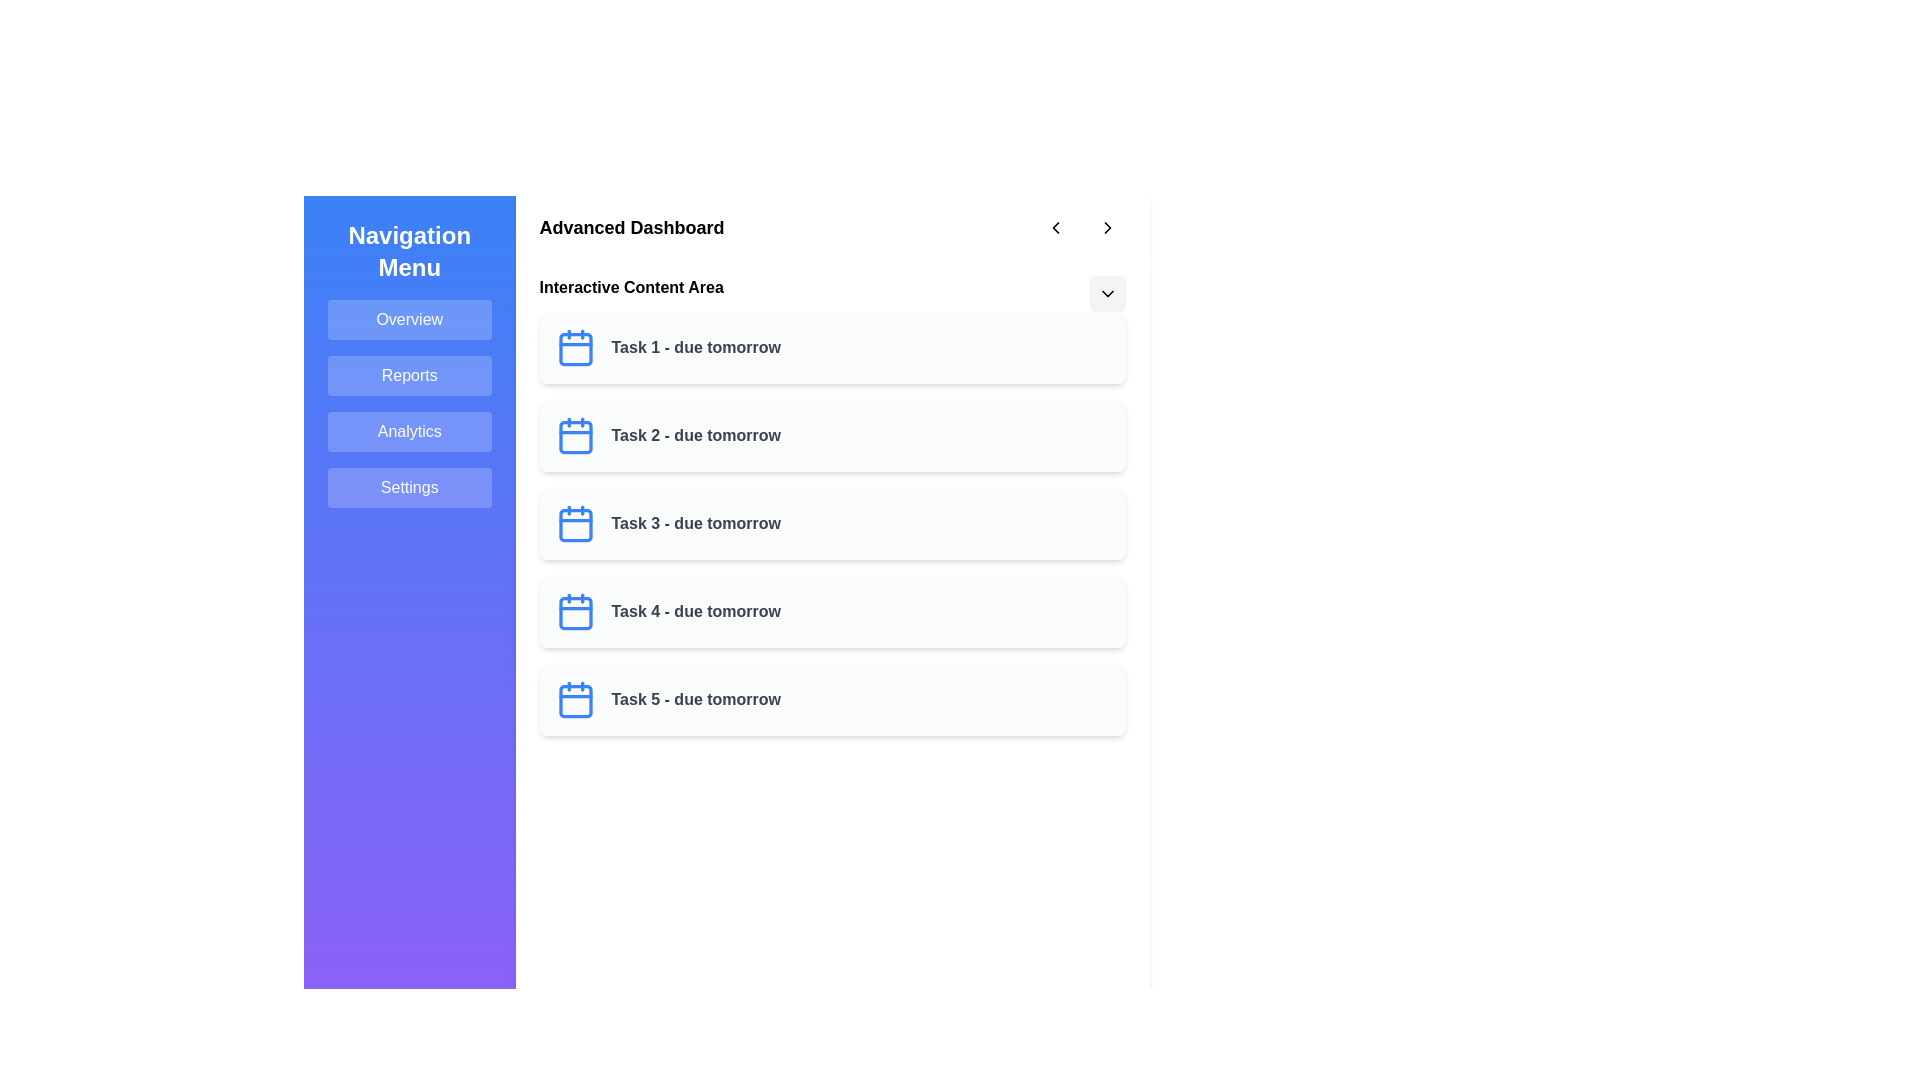 The image size is (1920, 1080). What do you see at coordinates (574, 698) in the screenshot?
I see `the blue calendar icon with rounded corners, located to the left of the 'Task 5 - due tomorrow' text in the fifth card of the vertical list` at bounding box center [574, 698].